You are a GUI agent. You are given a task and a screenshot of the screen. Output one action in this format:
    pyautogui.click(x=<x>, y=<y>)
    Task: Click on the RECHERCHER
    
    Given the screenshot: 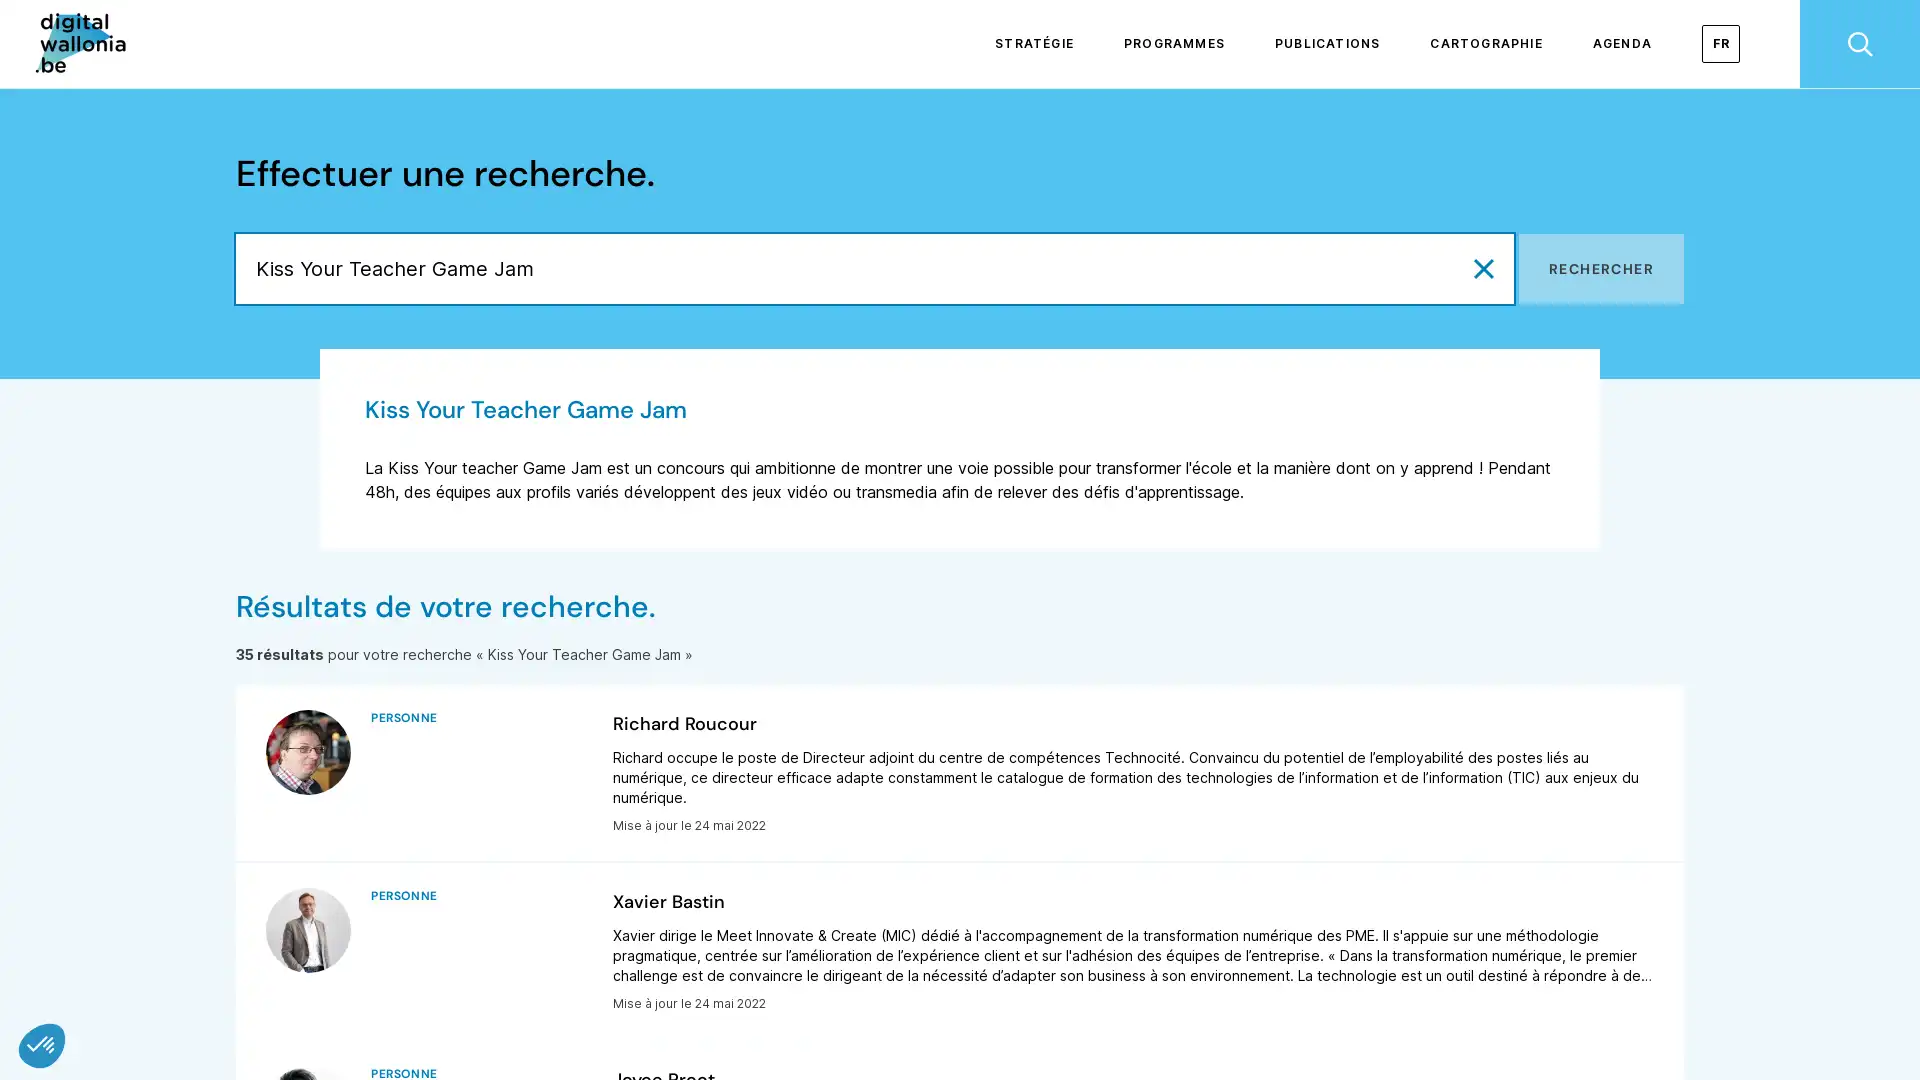 What is the action you would take?
    pyautogui.click(x=1601, y=268)
    